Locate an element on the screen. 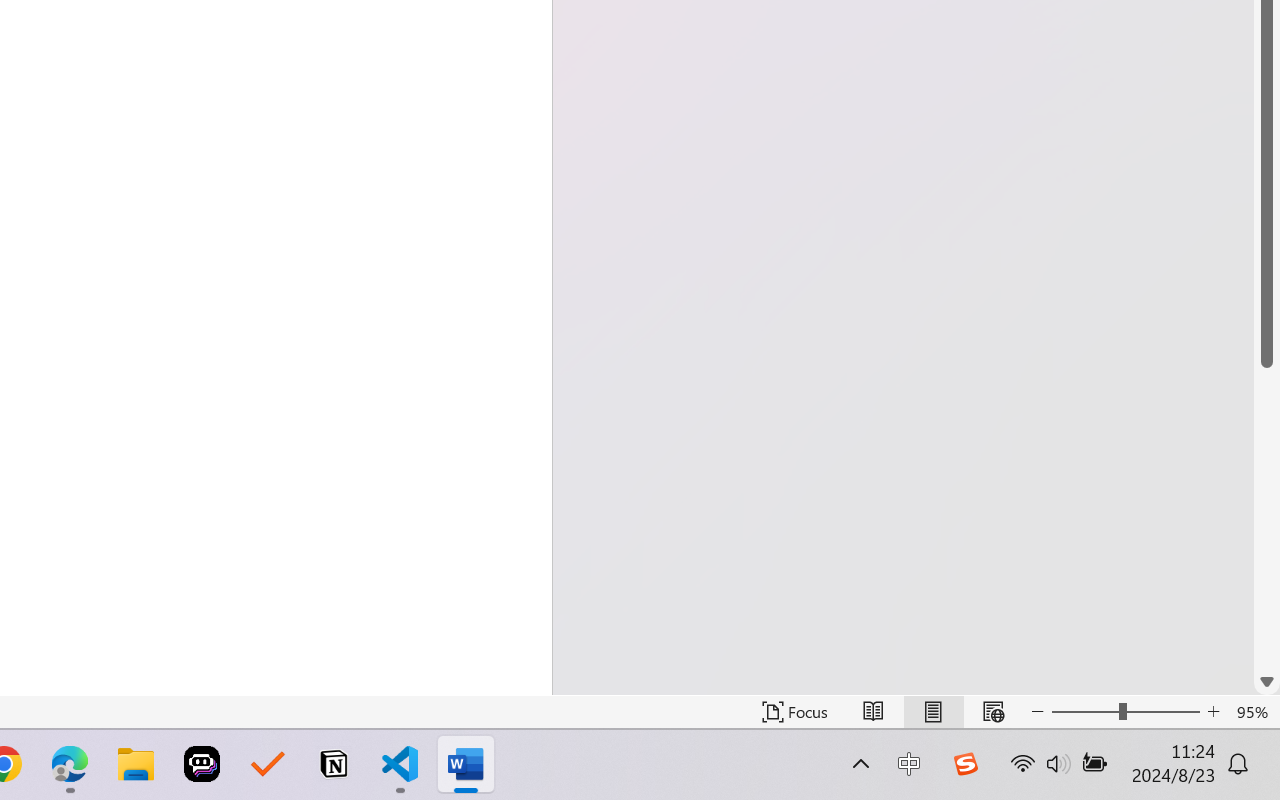 The image size is (1280, 800). 'Zoom 95%' is located at coordinates (1252, 711).